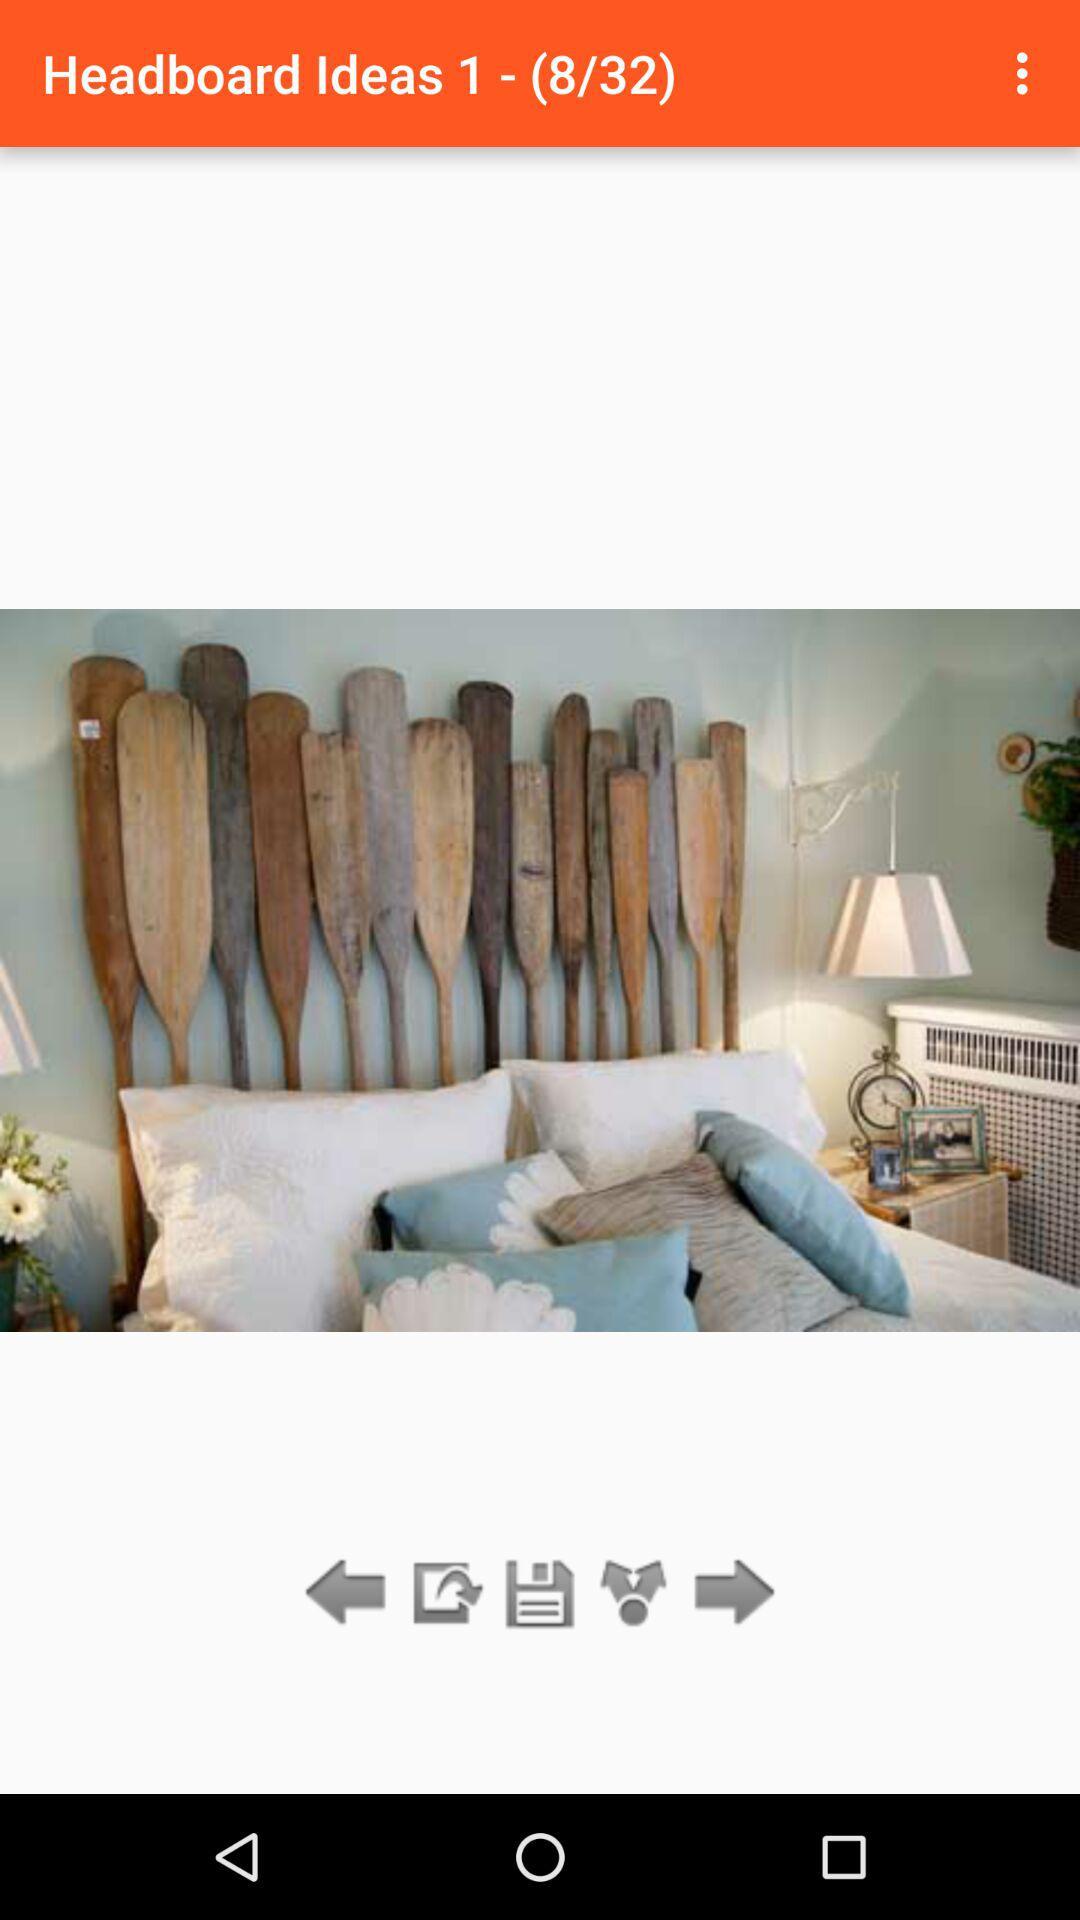 The width and height of the screenshot is (1080, 1920). Describe the element at coordinates (350, 1593) in the screenshot. I see `go back` at that location.